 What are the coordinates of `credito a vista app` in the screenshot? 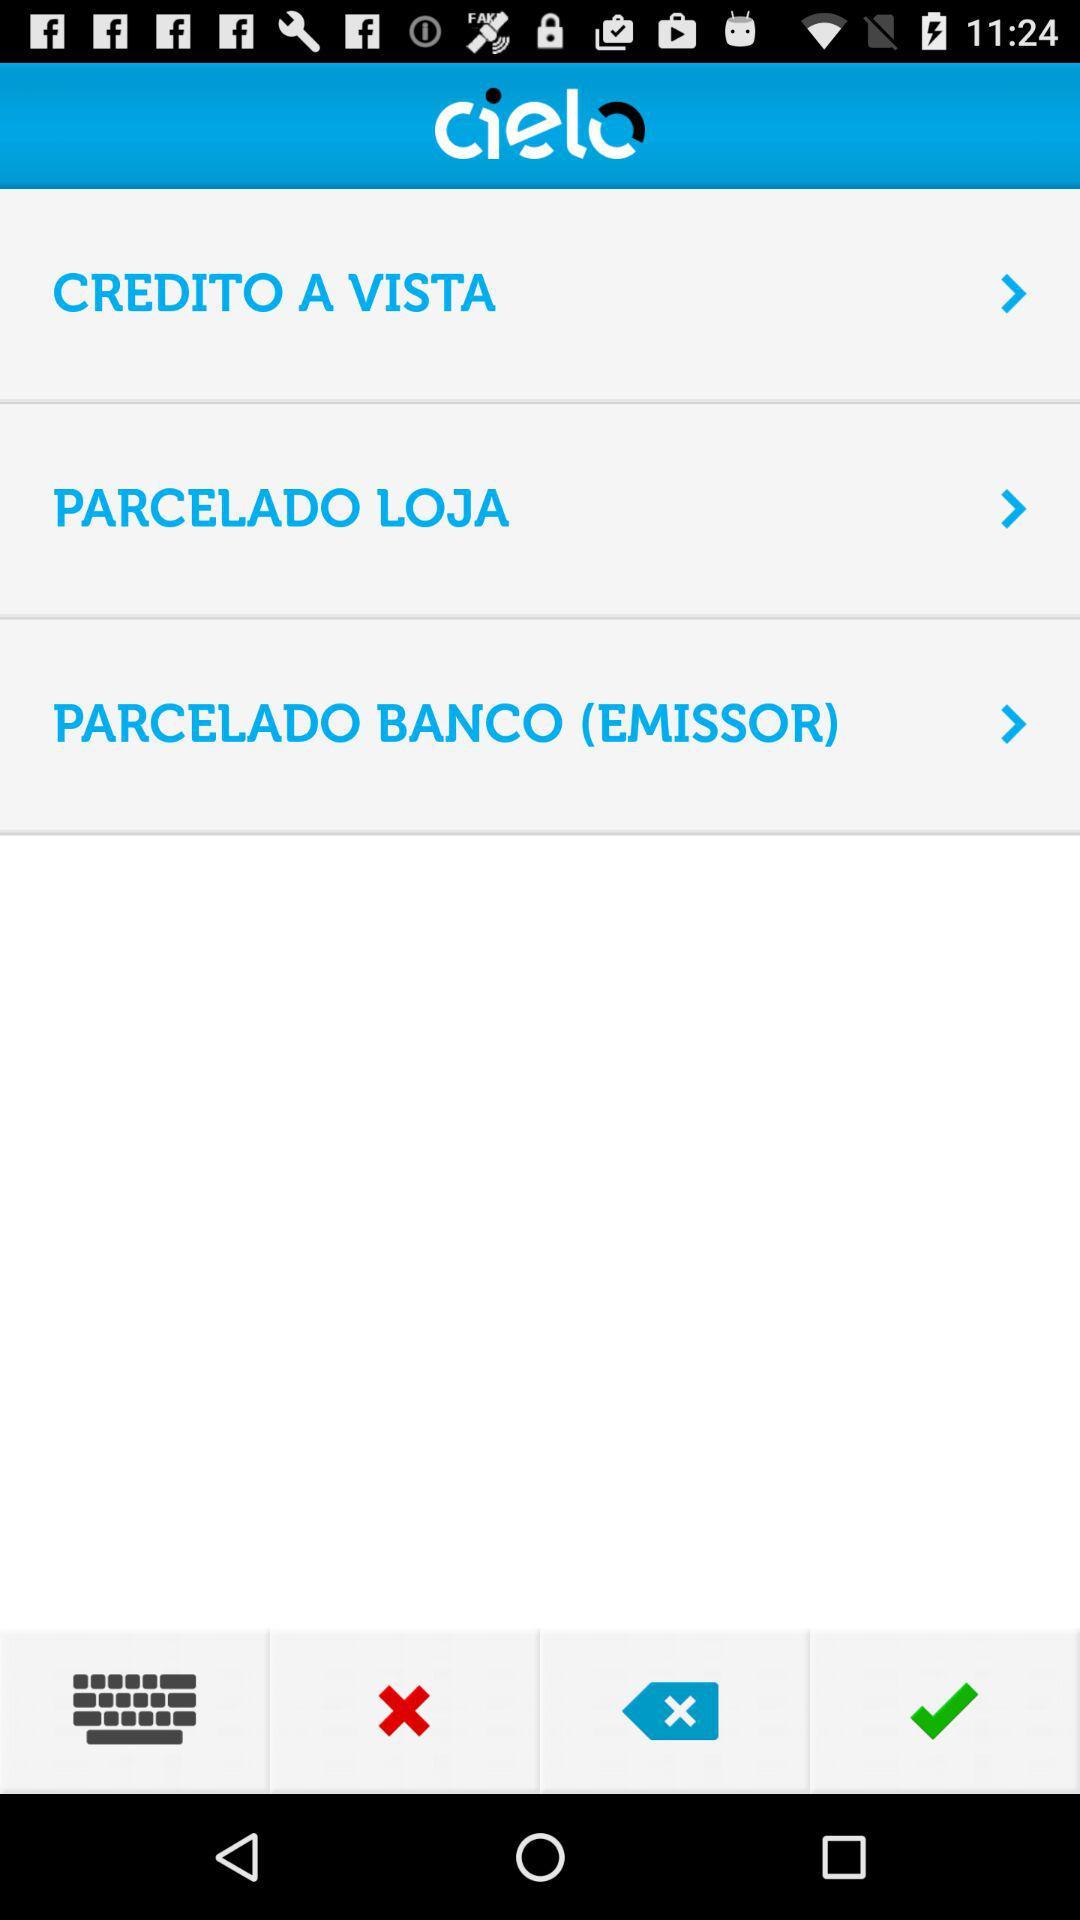 It's located at (512, 292).